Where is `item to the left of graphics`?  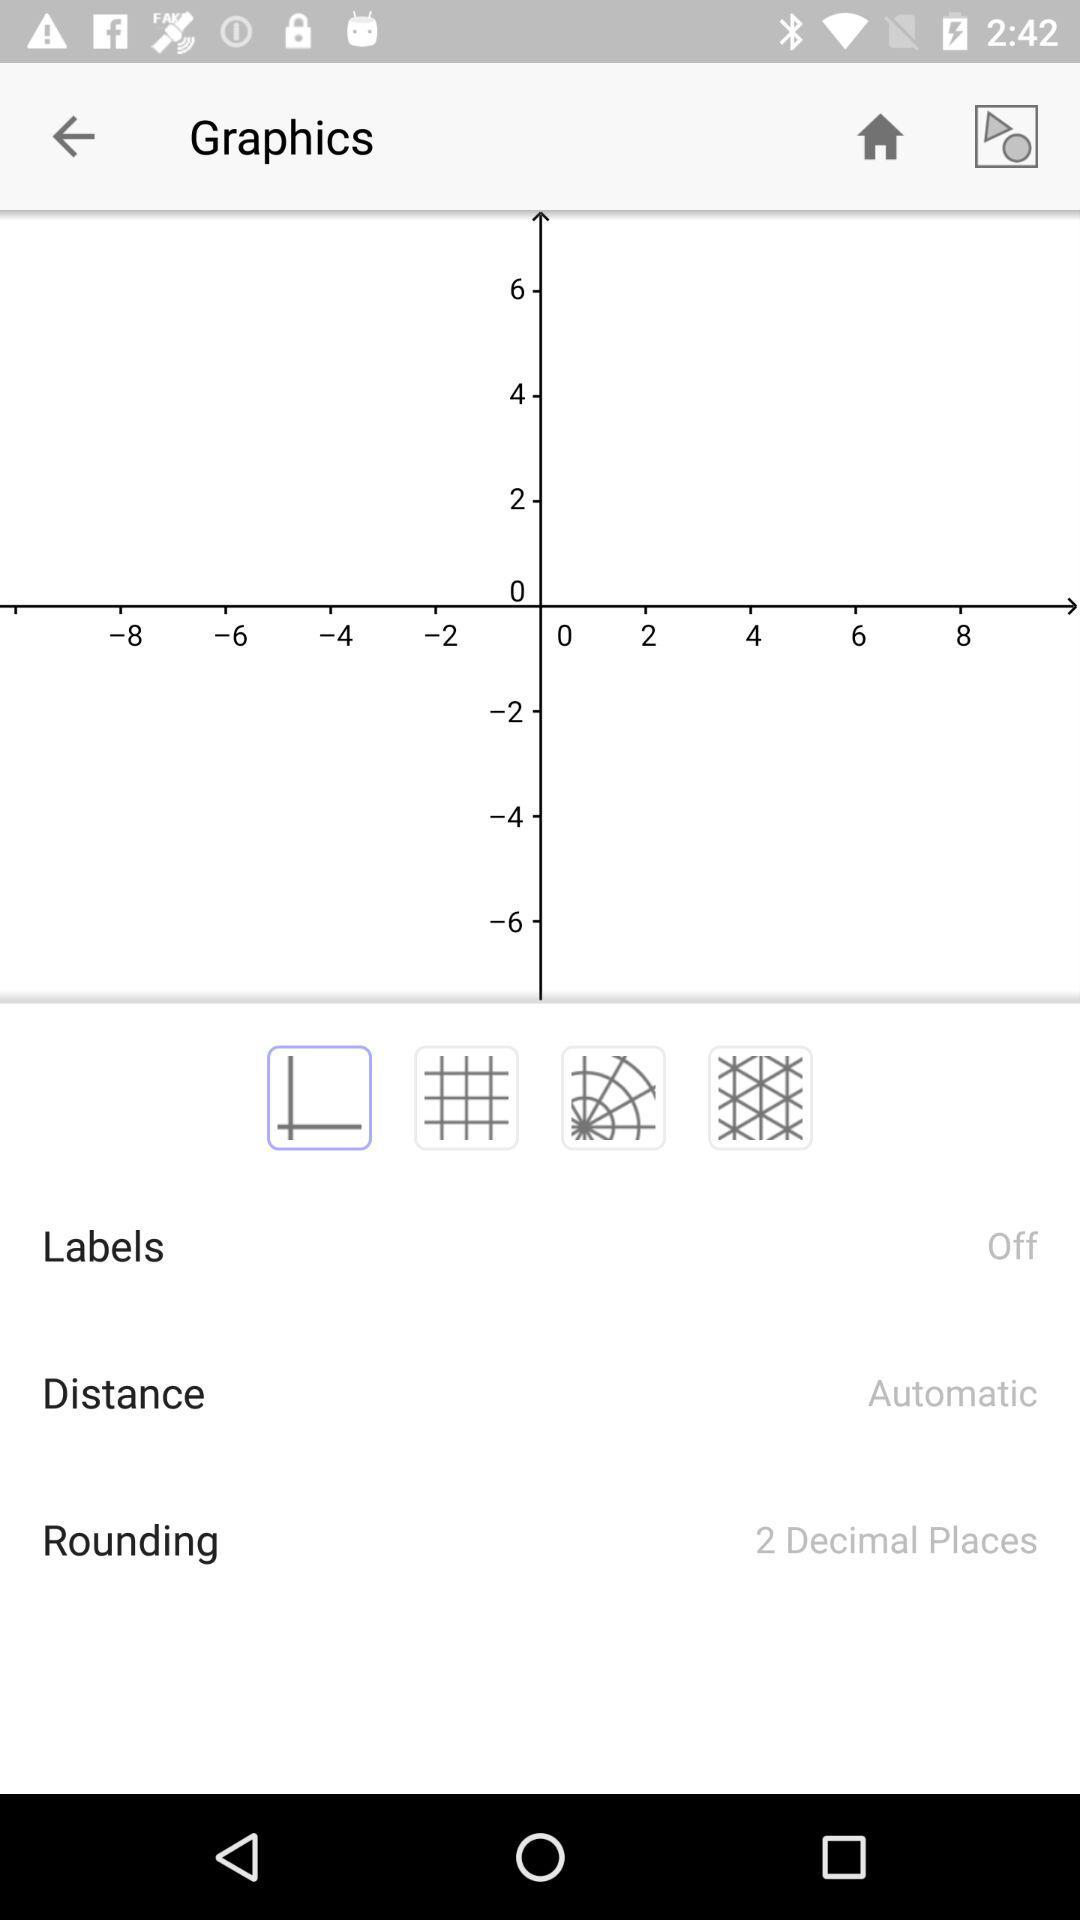
item to the left of graphics is located at coordinates (72, 135).